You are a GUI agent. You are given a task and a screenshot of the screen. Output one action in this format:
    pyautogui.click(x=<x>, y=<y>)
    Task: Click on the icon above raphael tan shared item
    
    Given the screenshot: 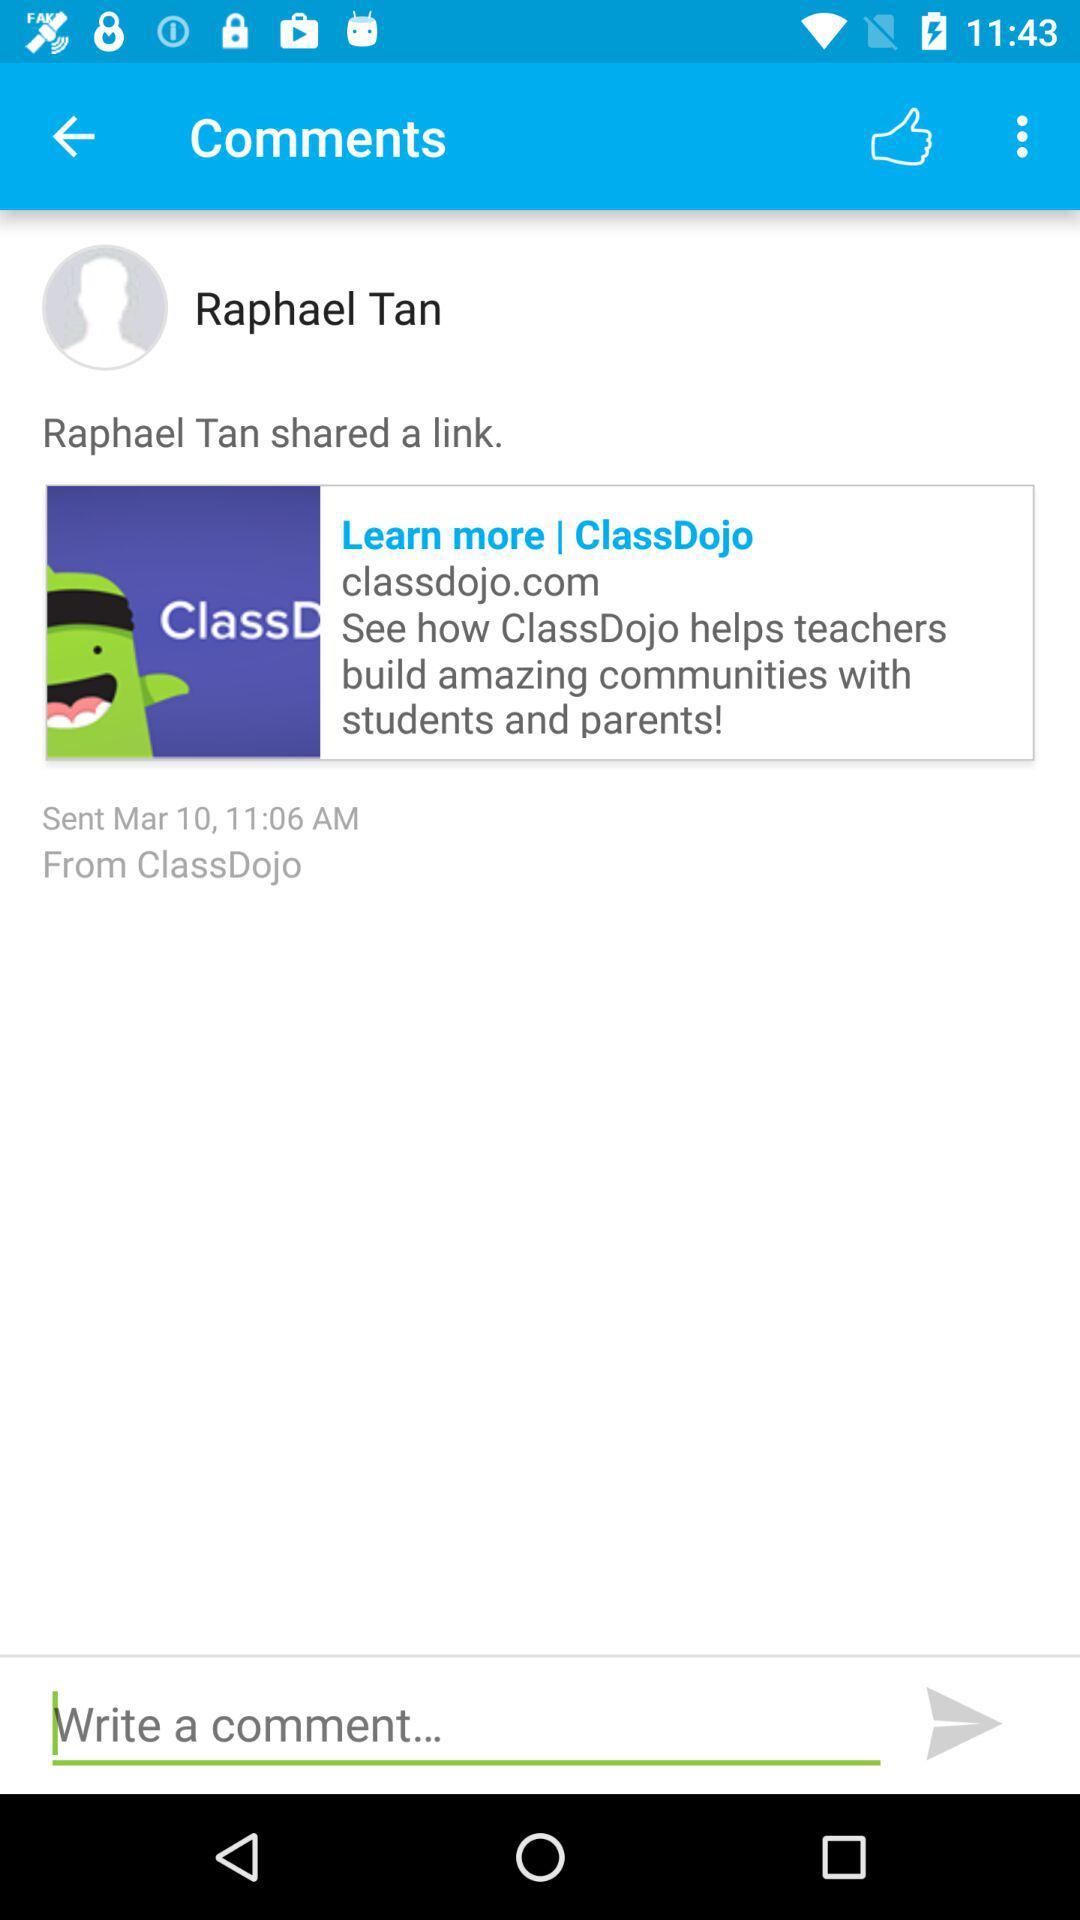 What is the action you would take?
    pyautogui.click(x=901, y=135)
    